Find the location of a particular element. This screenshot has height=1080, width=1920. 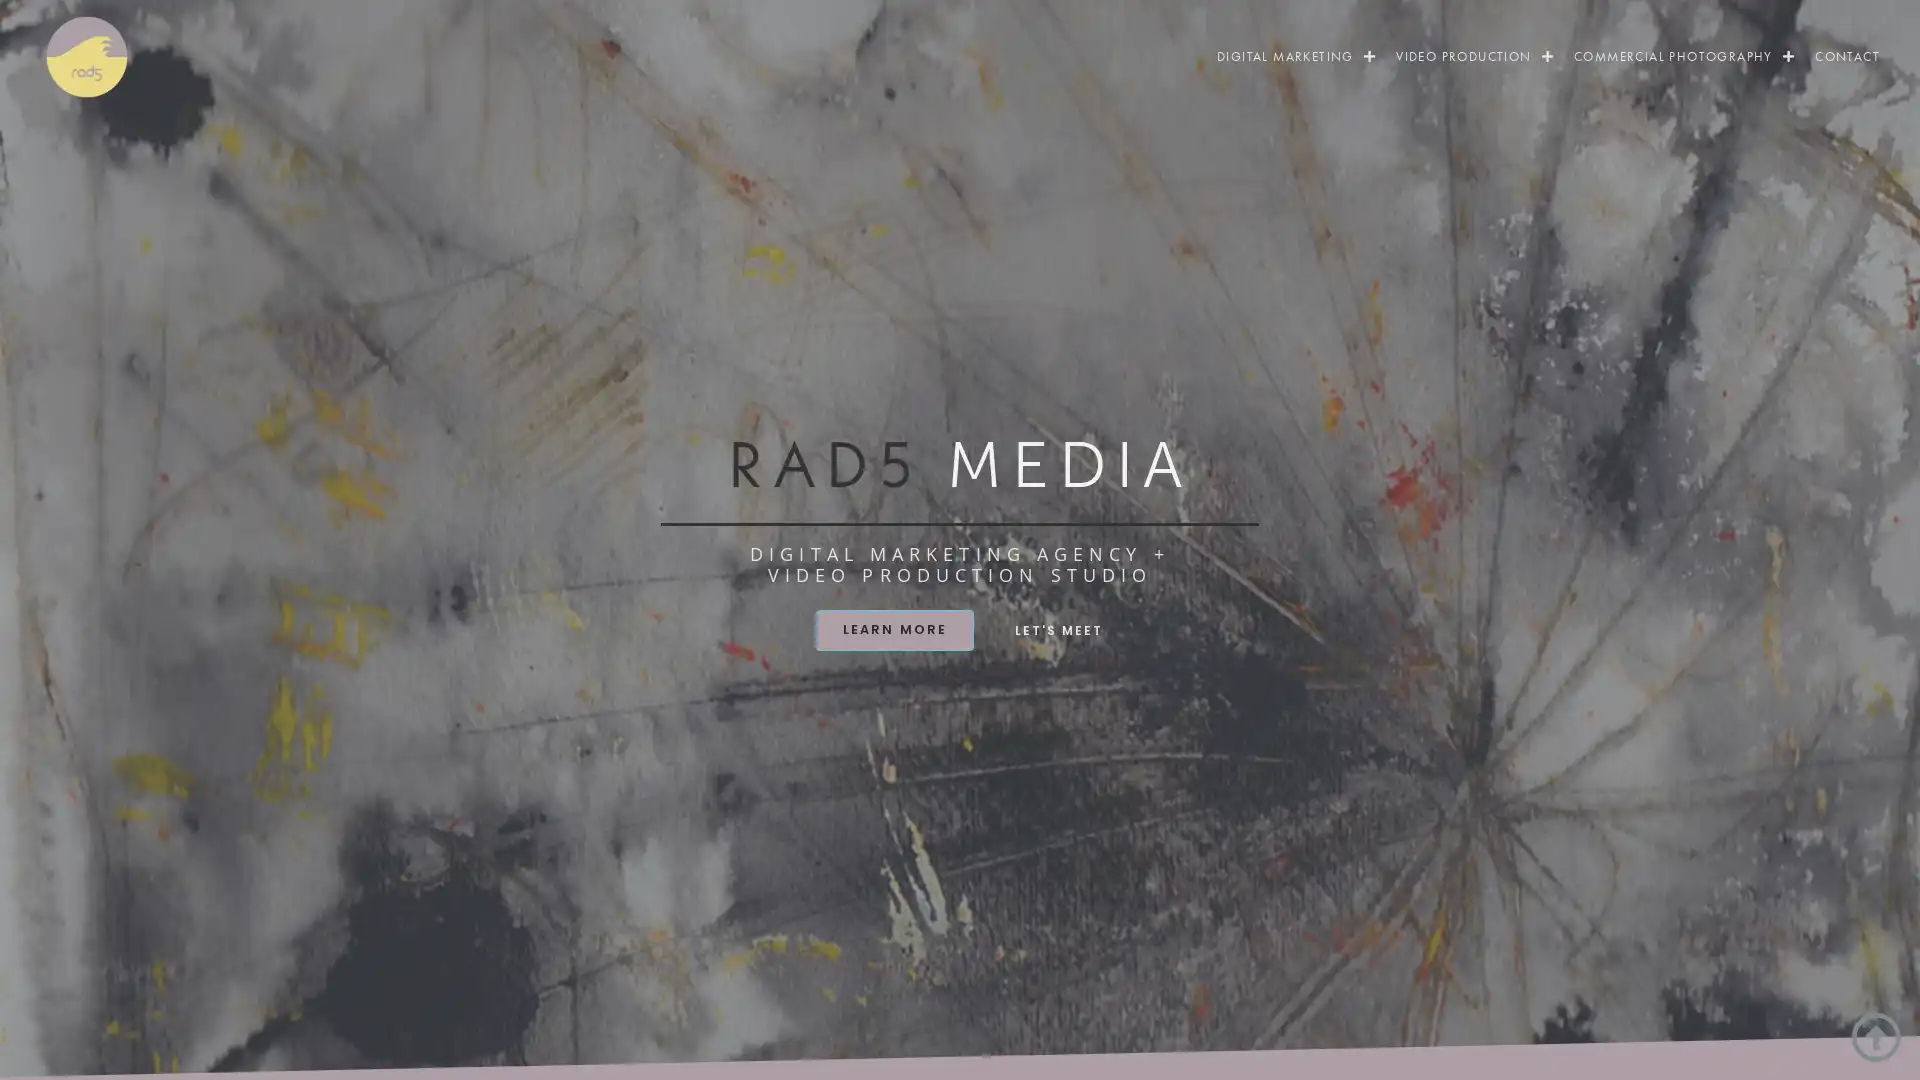

LEARN MORE is located at coordinates (893, 628).